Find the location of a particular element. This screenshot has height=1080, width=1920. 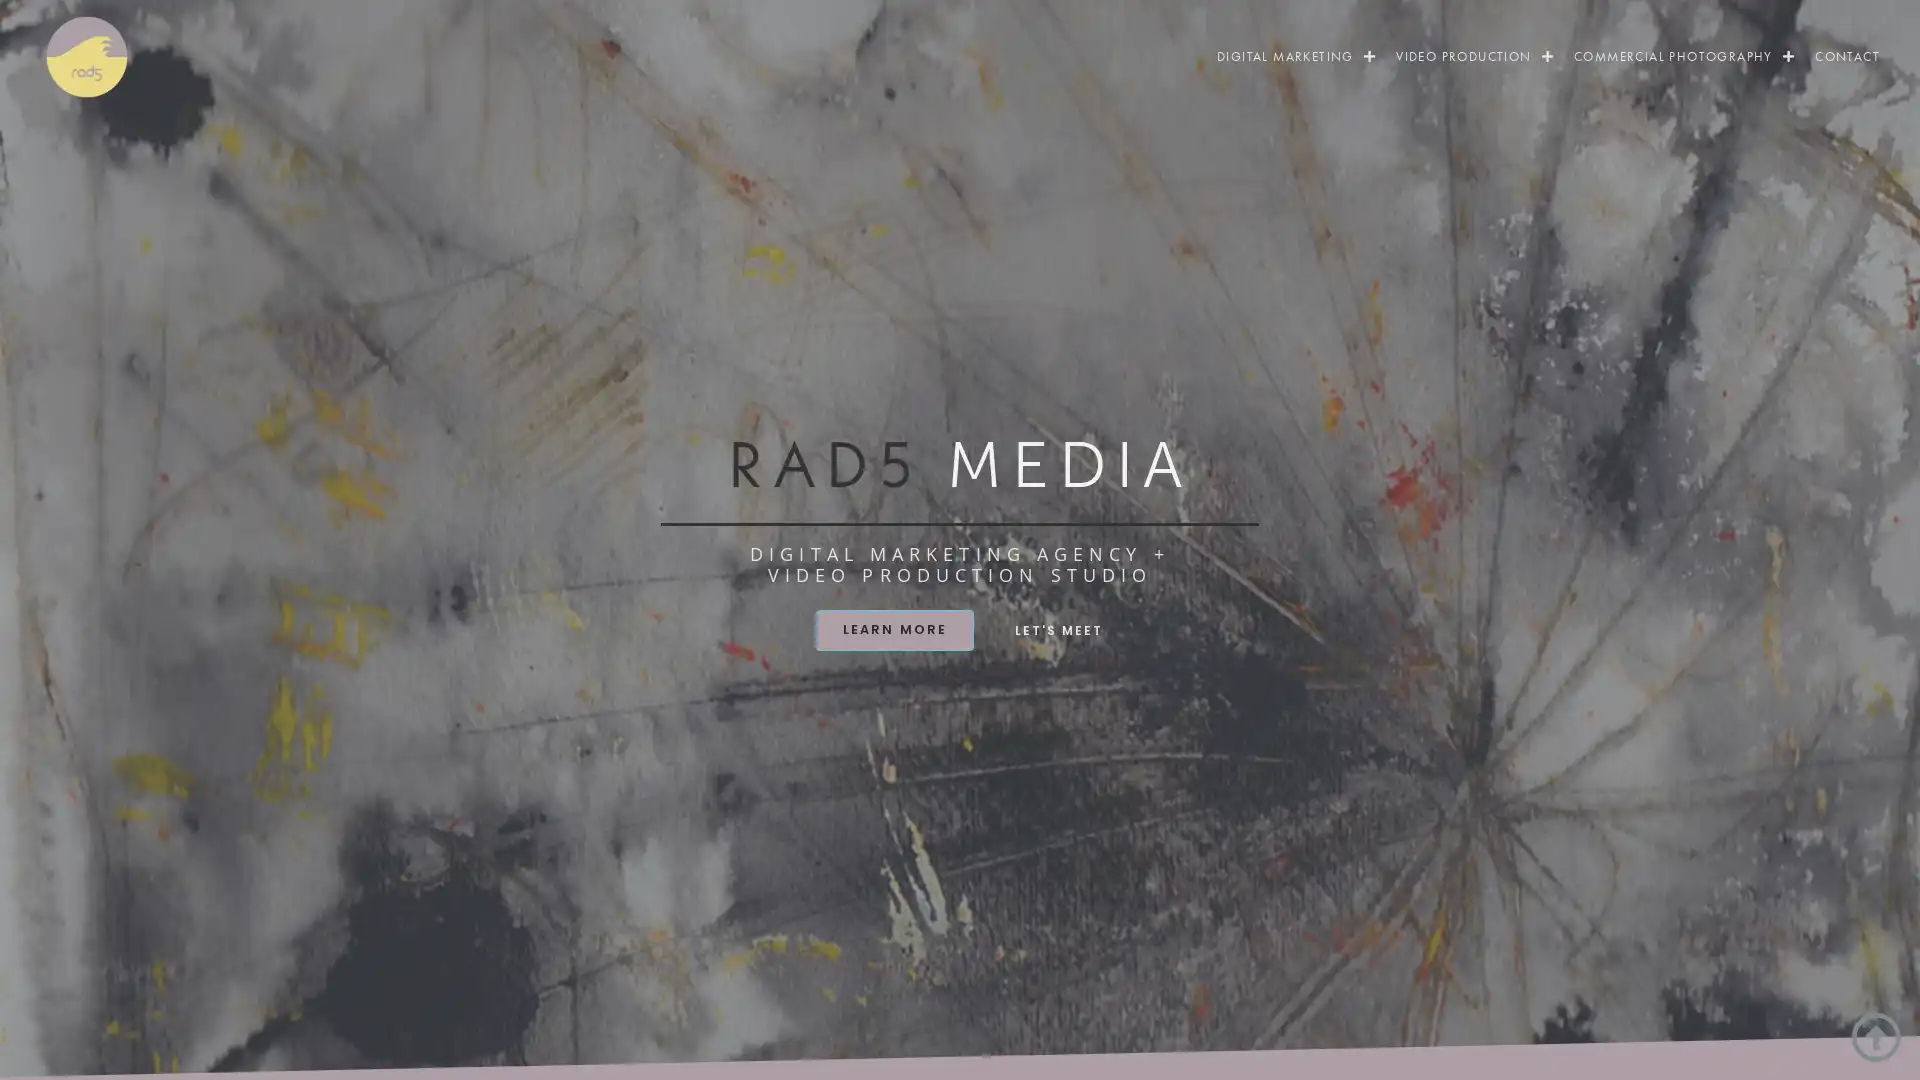

LEARN MORE is located at coordinates (893, 628).